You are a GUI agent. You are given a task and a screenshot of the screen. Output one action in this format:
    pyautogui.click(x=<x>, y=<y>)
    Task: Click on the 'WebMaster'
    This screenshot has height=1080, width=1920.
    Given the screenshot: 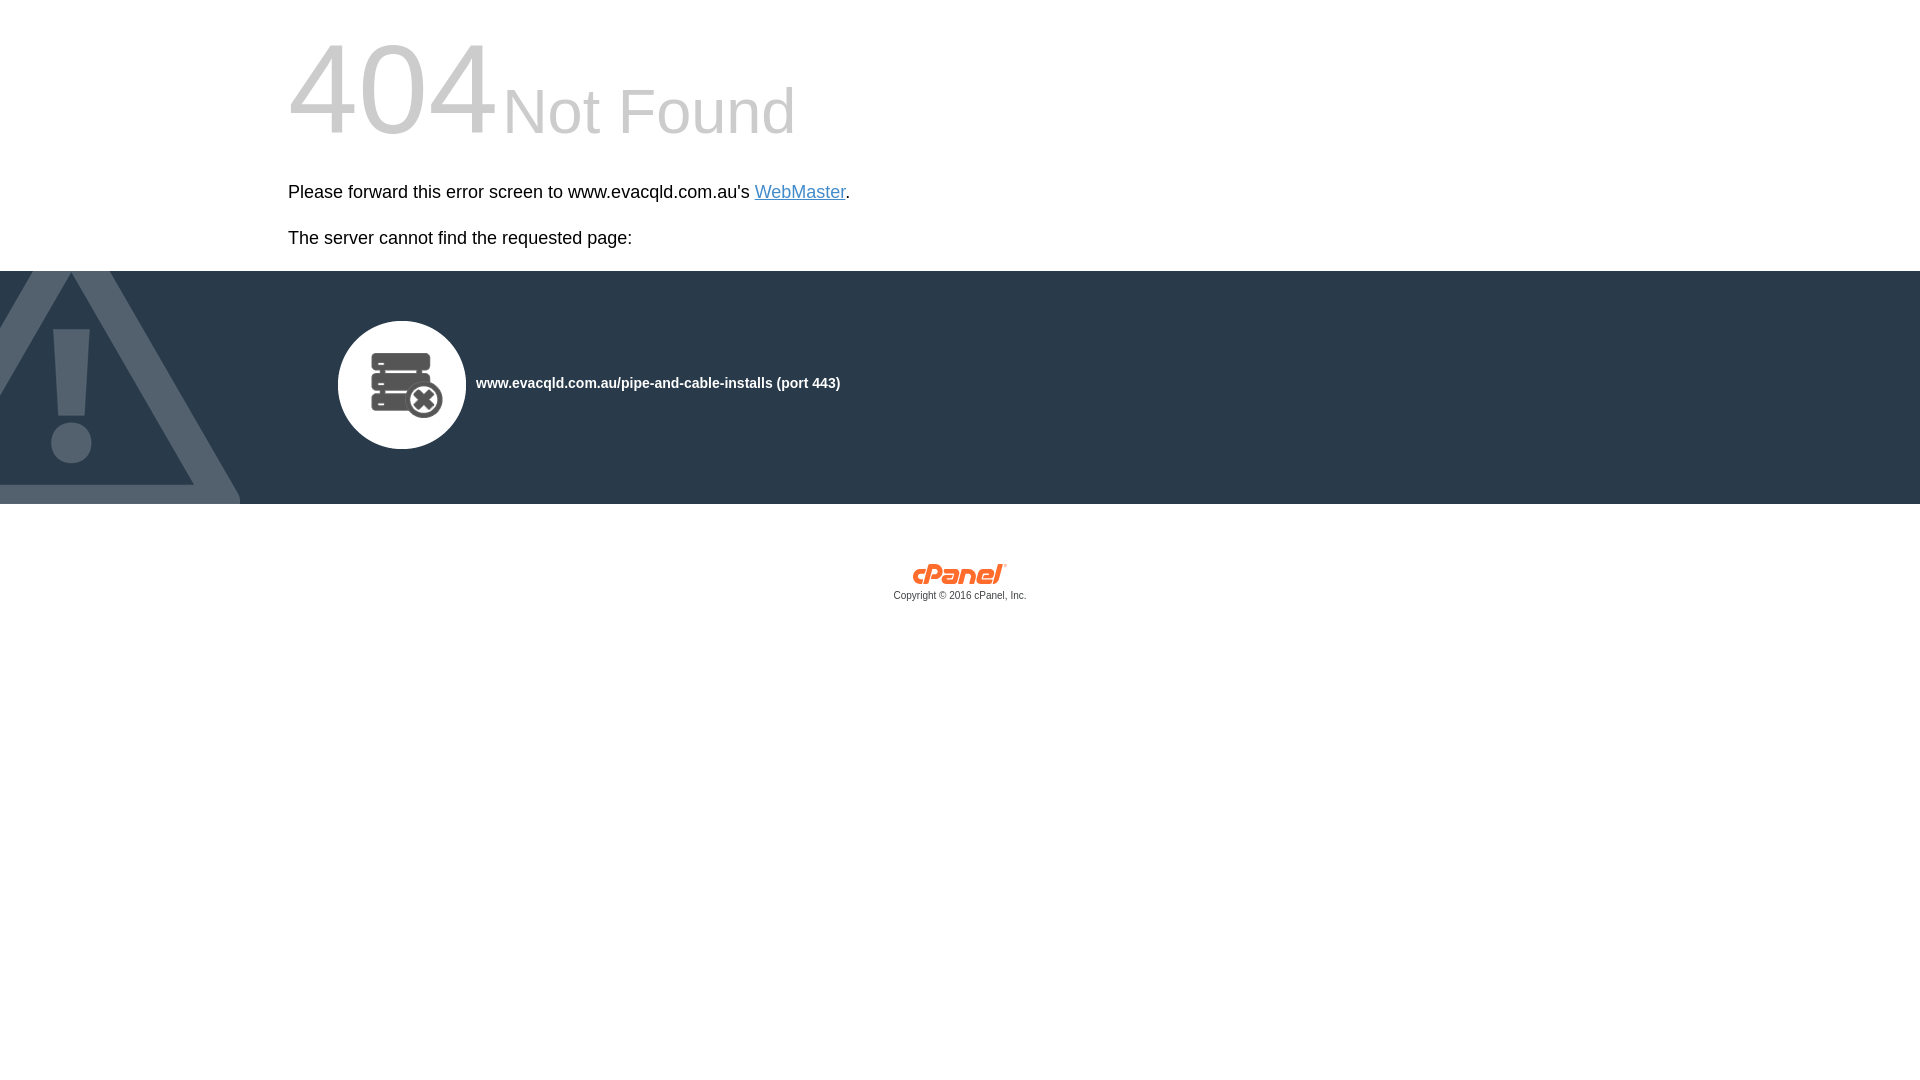 What is the action you would take?
    pyautogui.click(x=753, y=192)
    